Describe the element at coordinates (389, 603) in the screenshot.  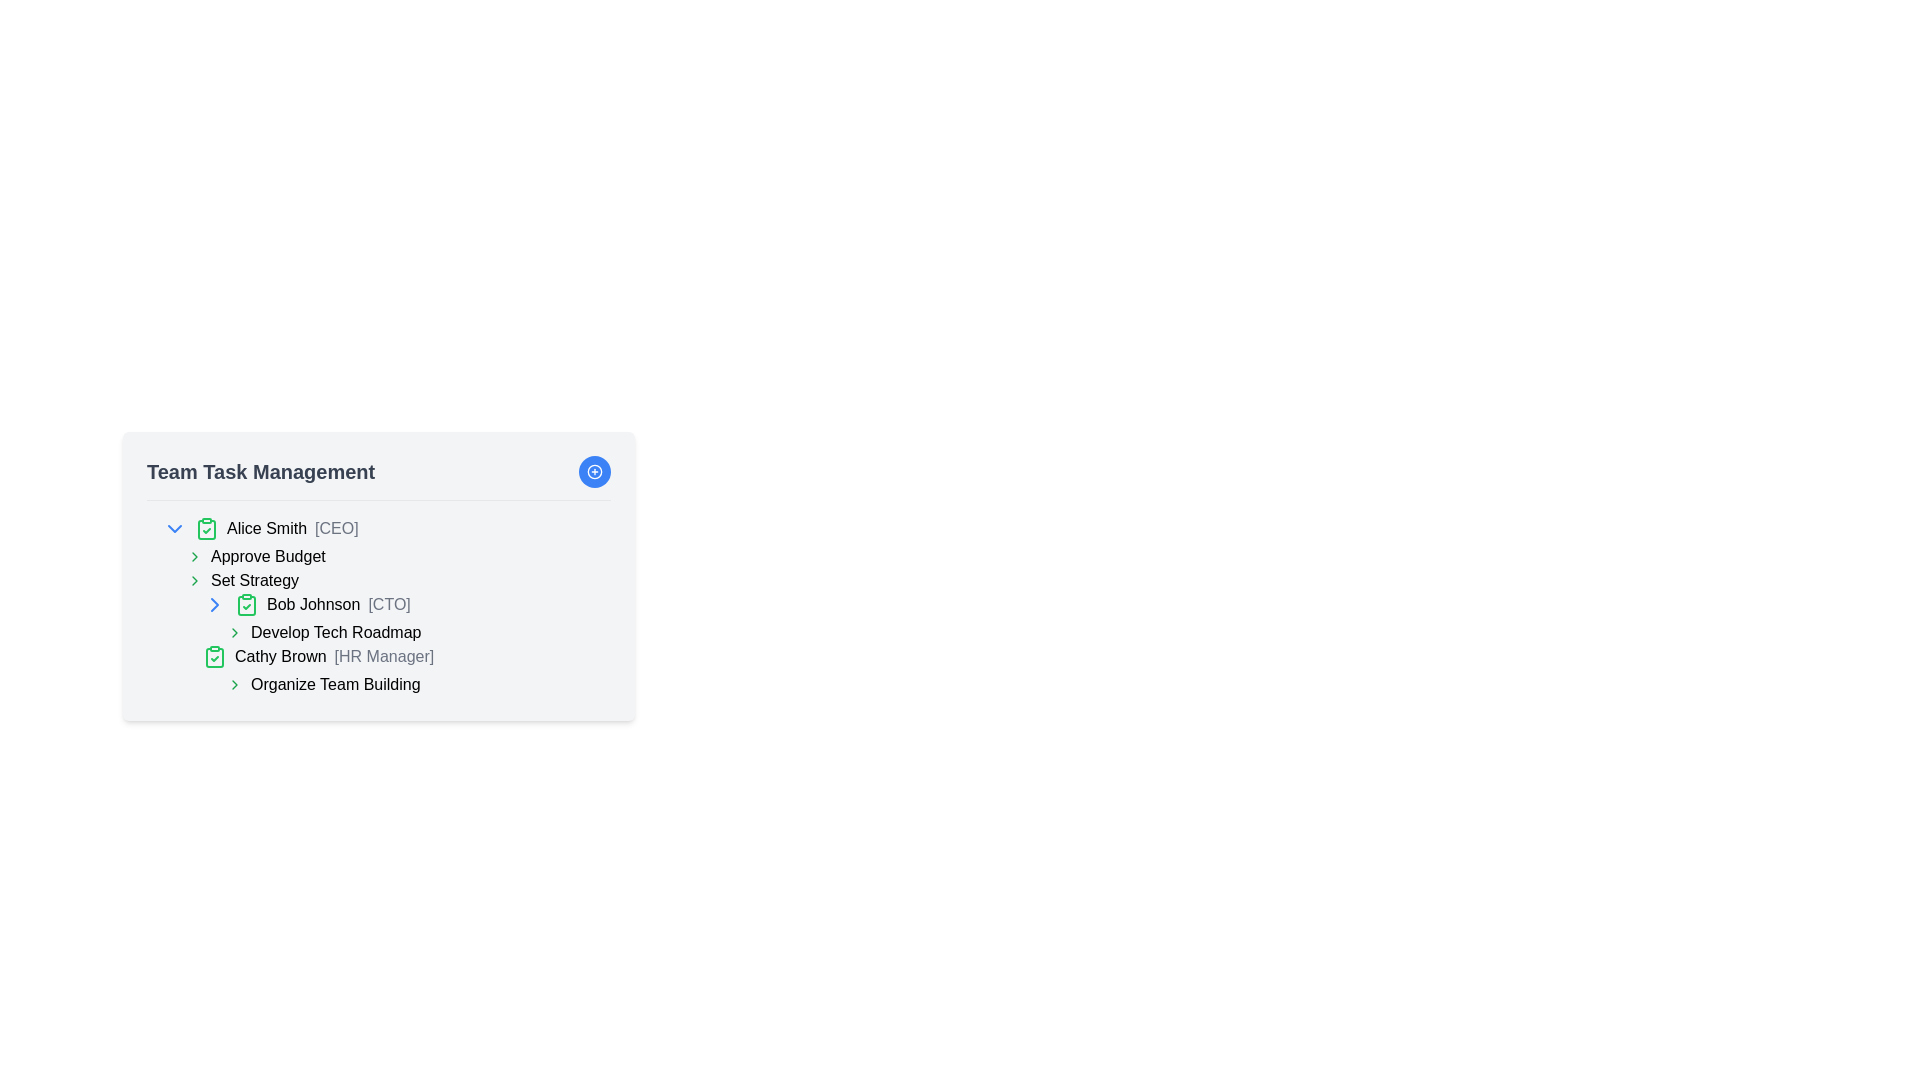
I see `the text label '[CTO]' that displays the role of 'Bob Johnson', which is positioned to the right of 'Bob Johnson' within the same row` at that location.